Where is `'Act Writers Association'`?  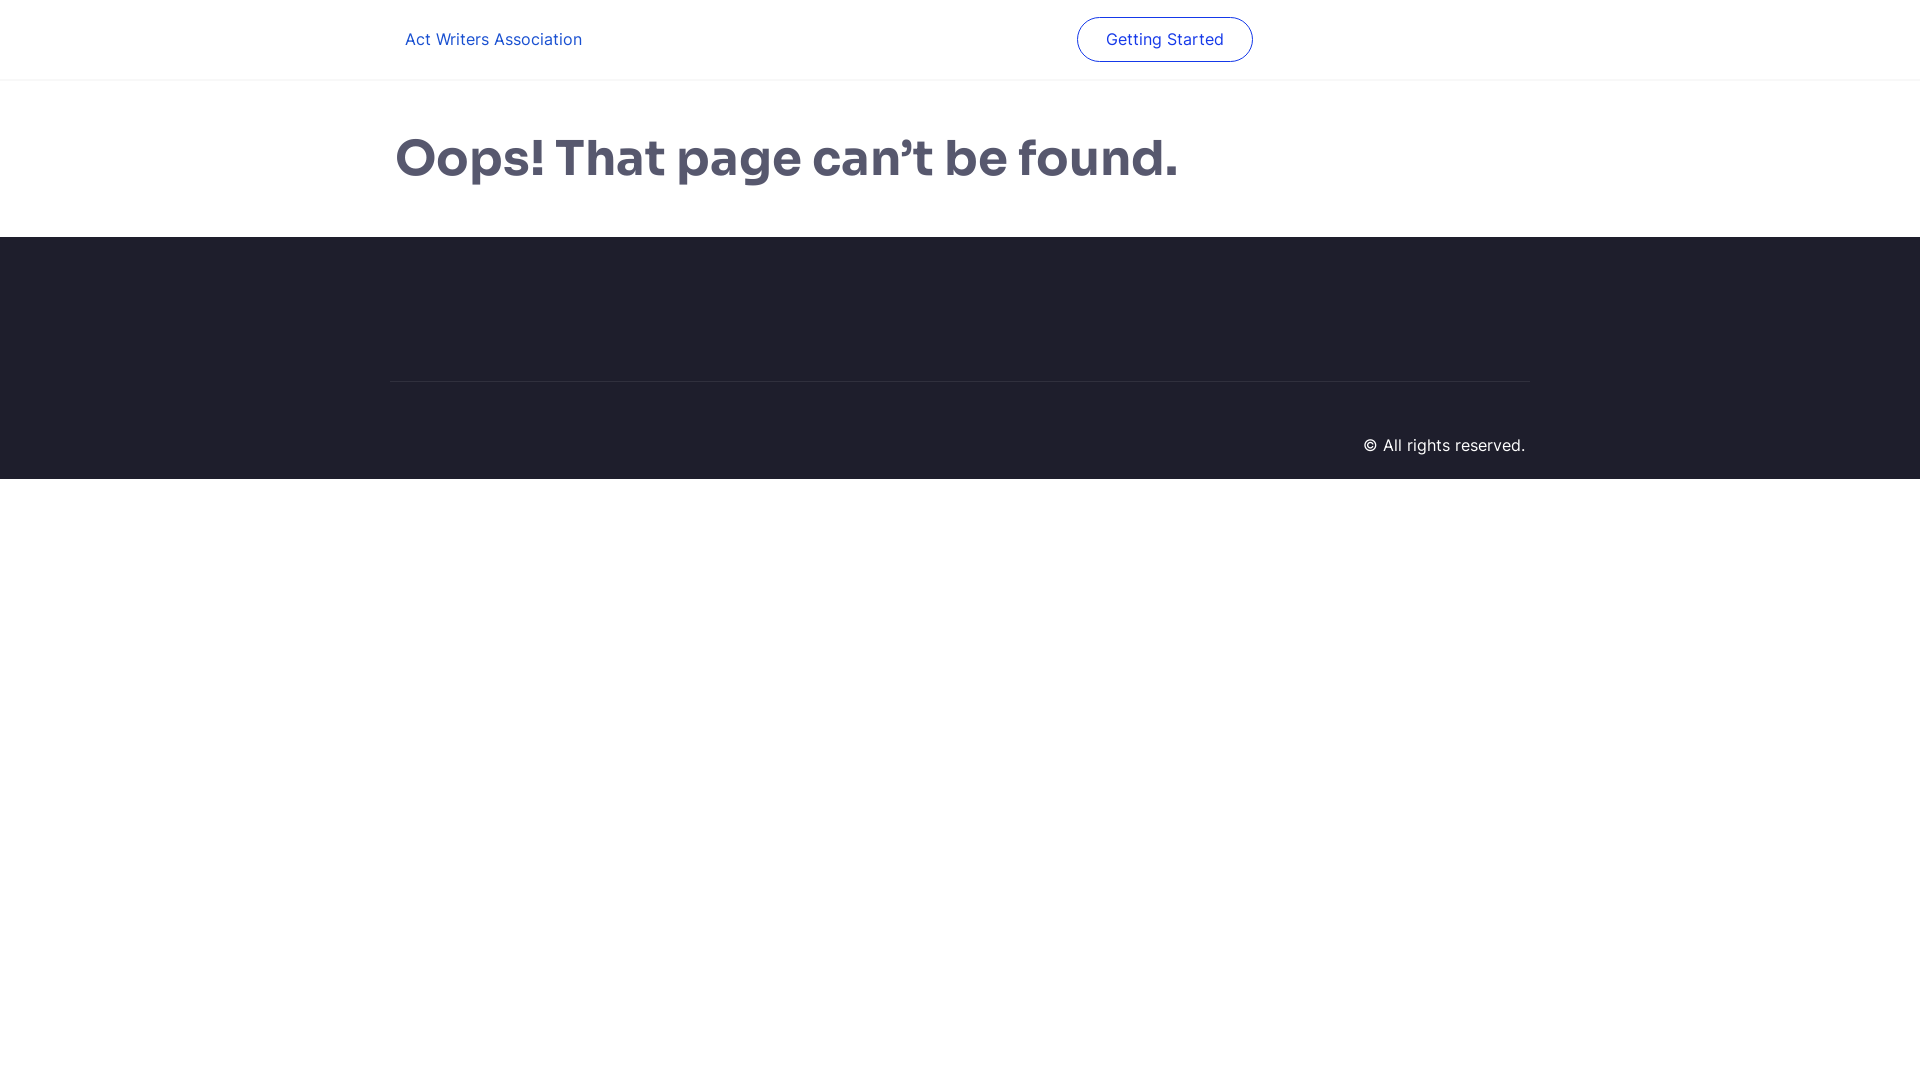 'Act Writers Association' is located at coordinates (493, 38).